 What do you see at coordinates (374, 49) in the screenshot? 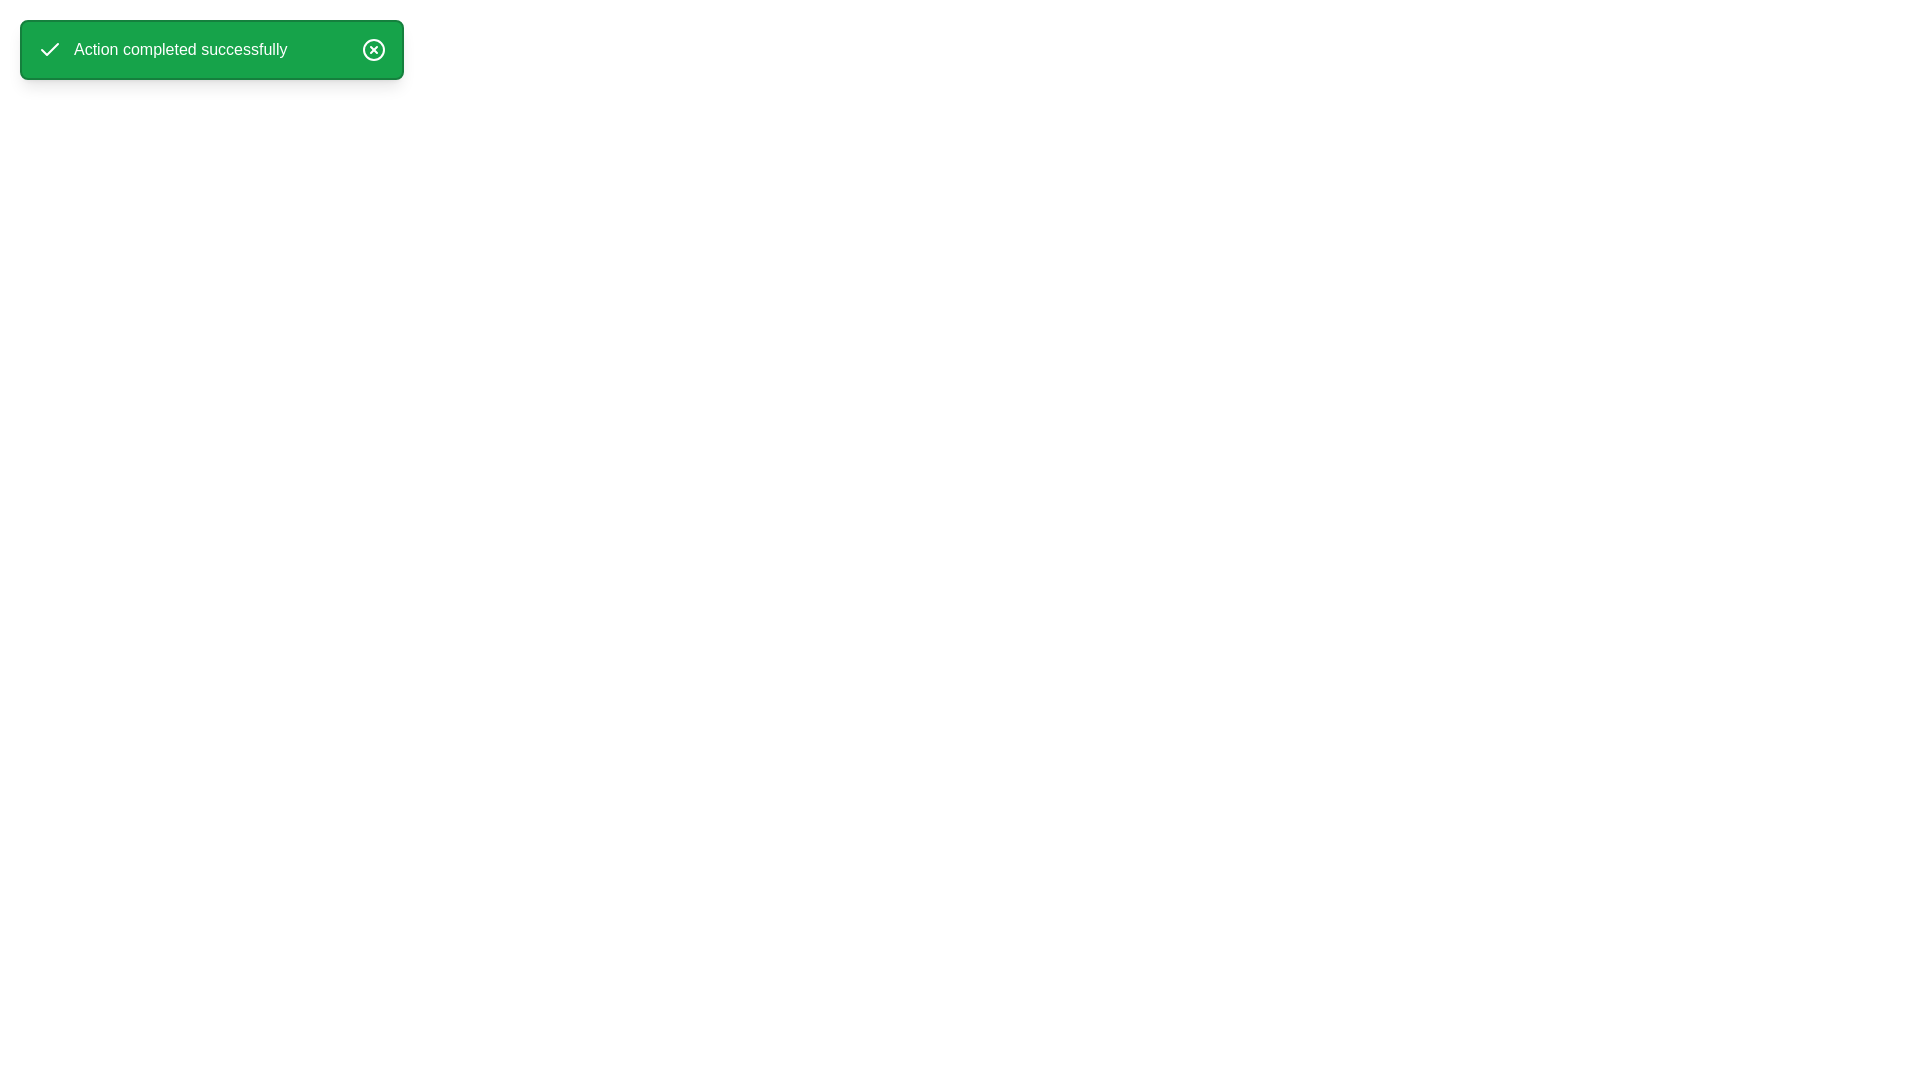
I see `the close button to dismiss the alert` at bounding box center [374, 49].